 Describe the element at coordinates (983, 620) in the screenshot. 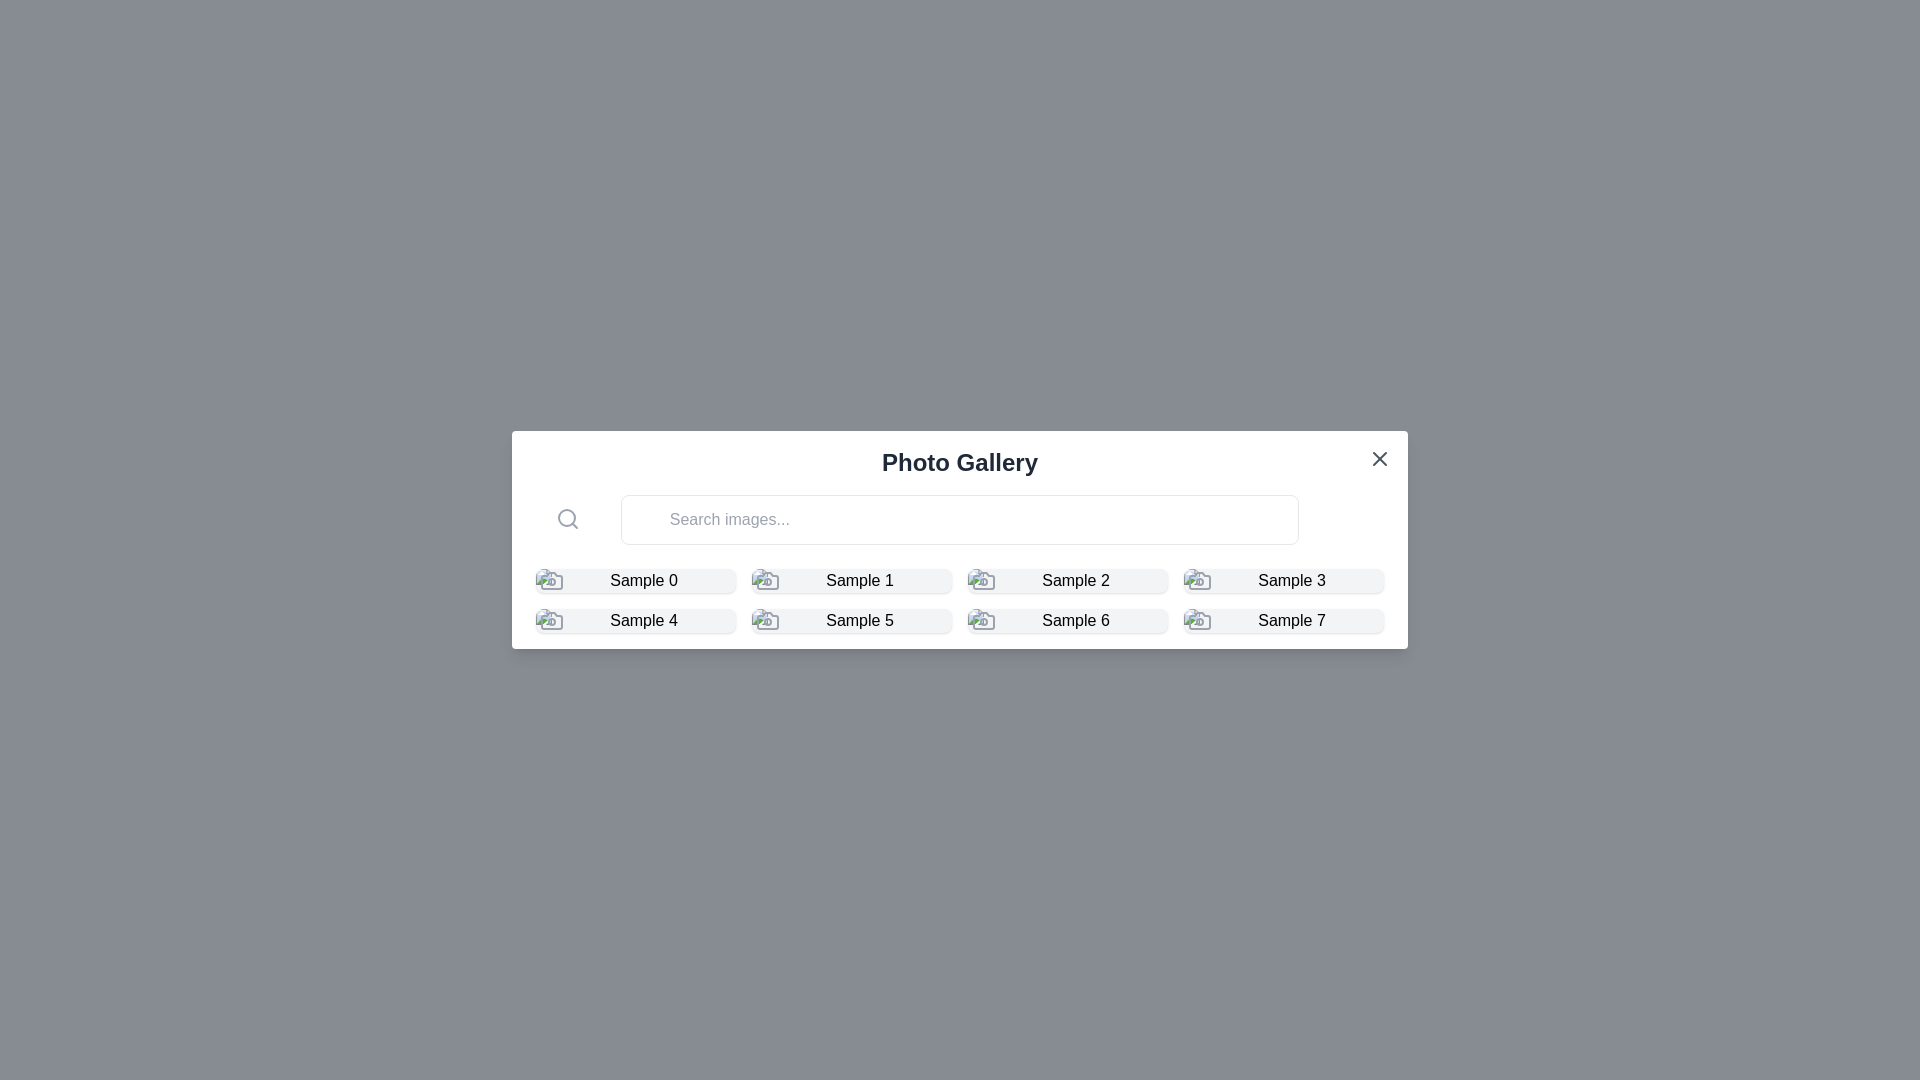

I see `the icon for the item labeled 'Sample 6', which is centrally located in the grid layout below the search bar` at that location.